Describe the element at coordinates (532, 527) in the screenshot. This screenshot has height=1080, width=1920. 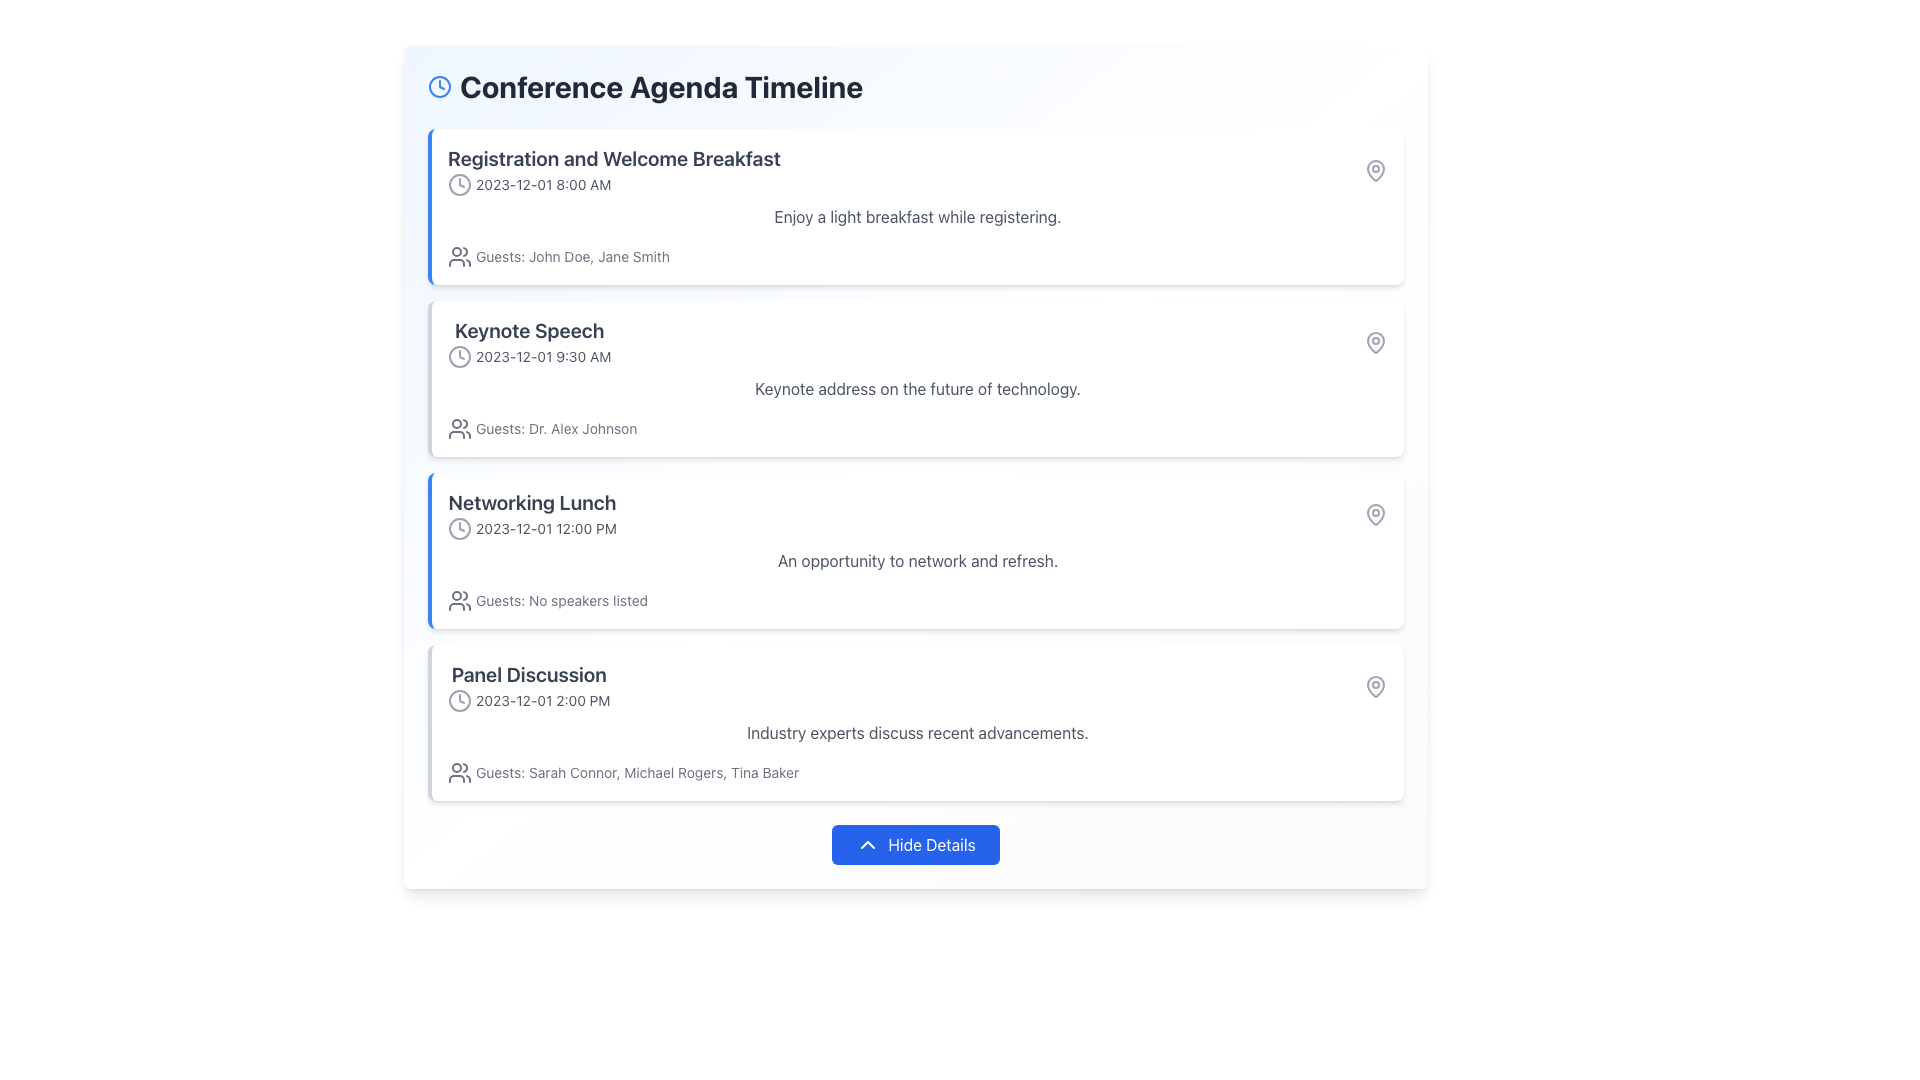
I see `scheduled time information displayed in the text label located under the 'Networking Lunch' title, to the right of the clock icon, within the third card of the events list` at that location.